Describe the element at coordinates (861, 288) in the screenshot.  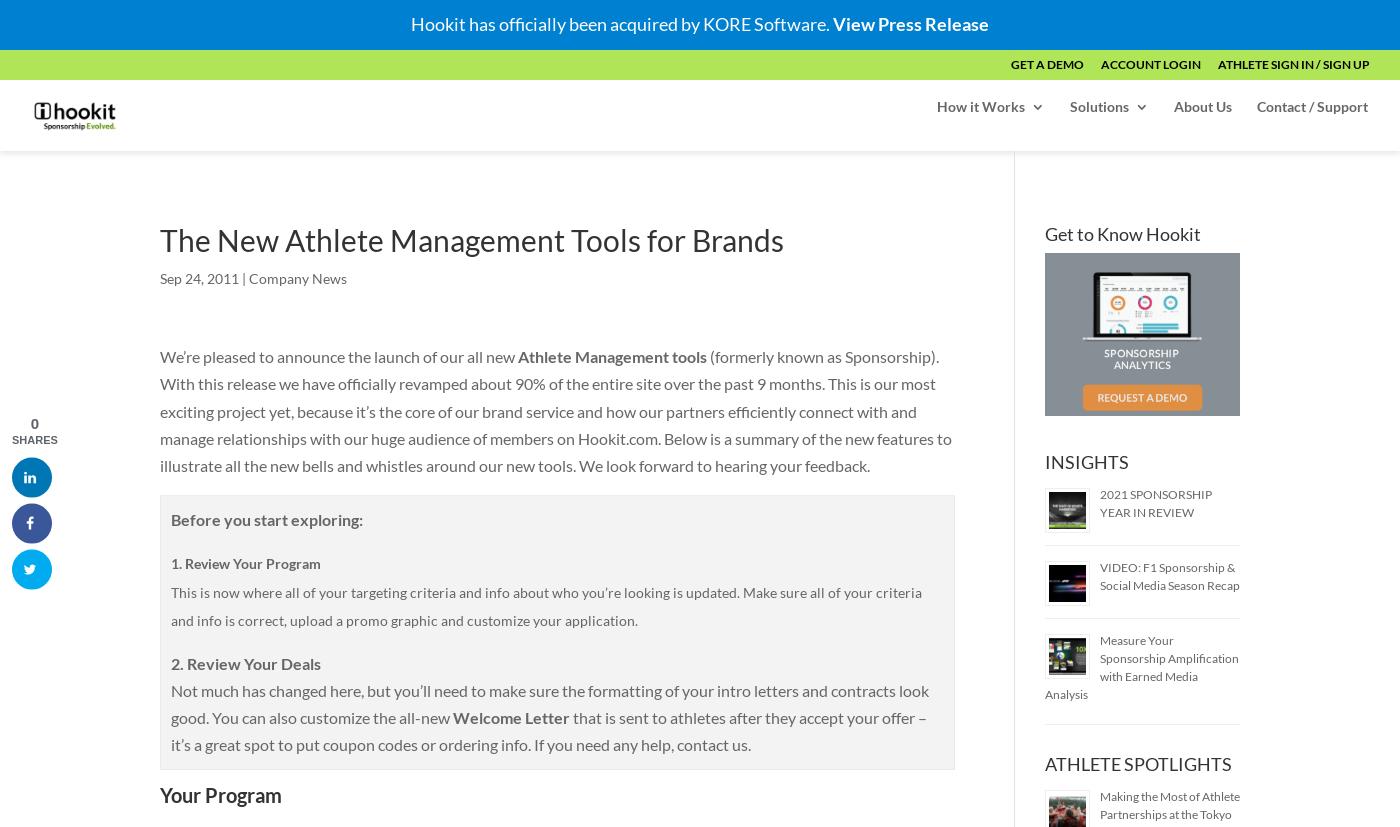
I see `'Hookit Score'` at that location.